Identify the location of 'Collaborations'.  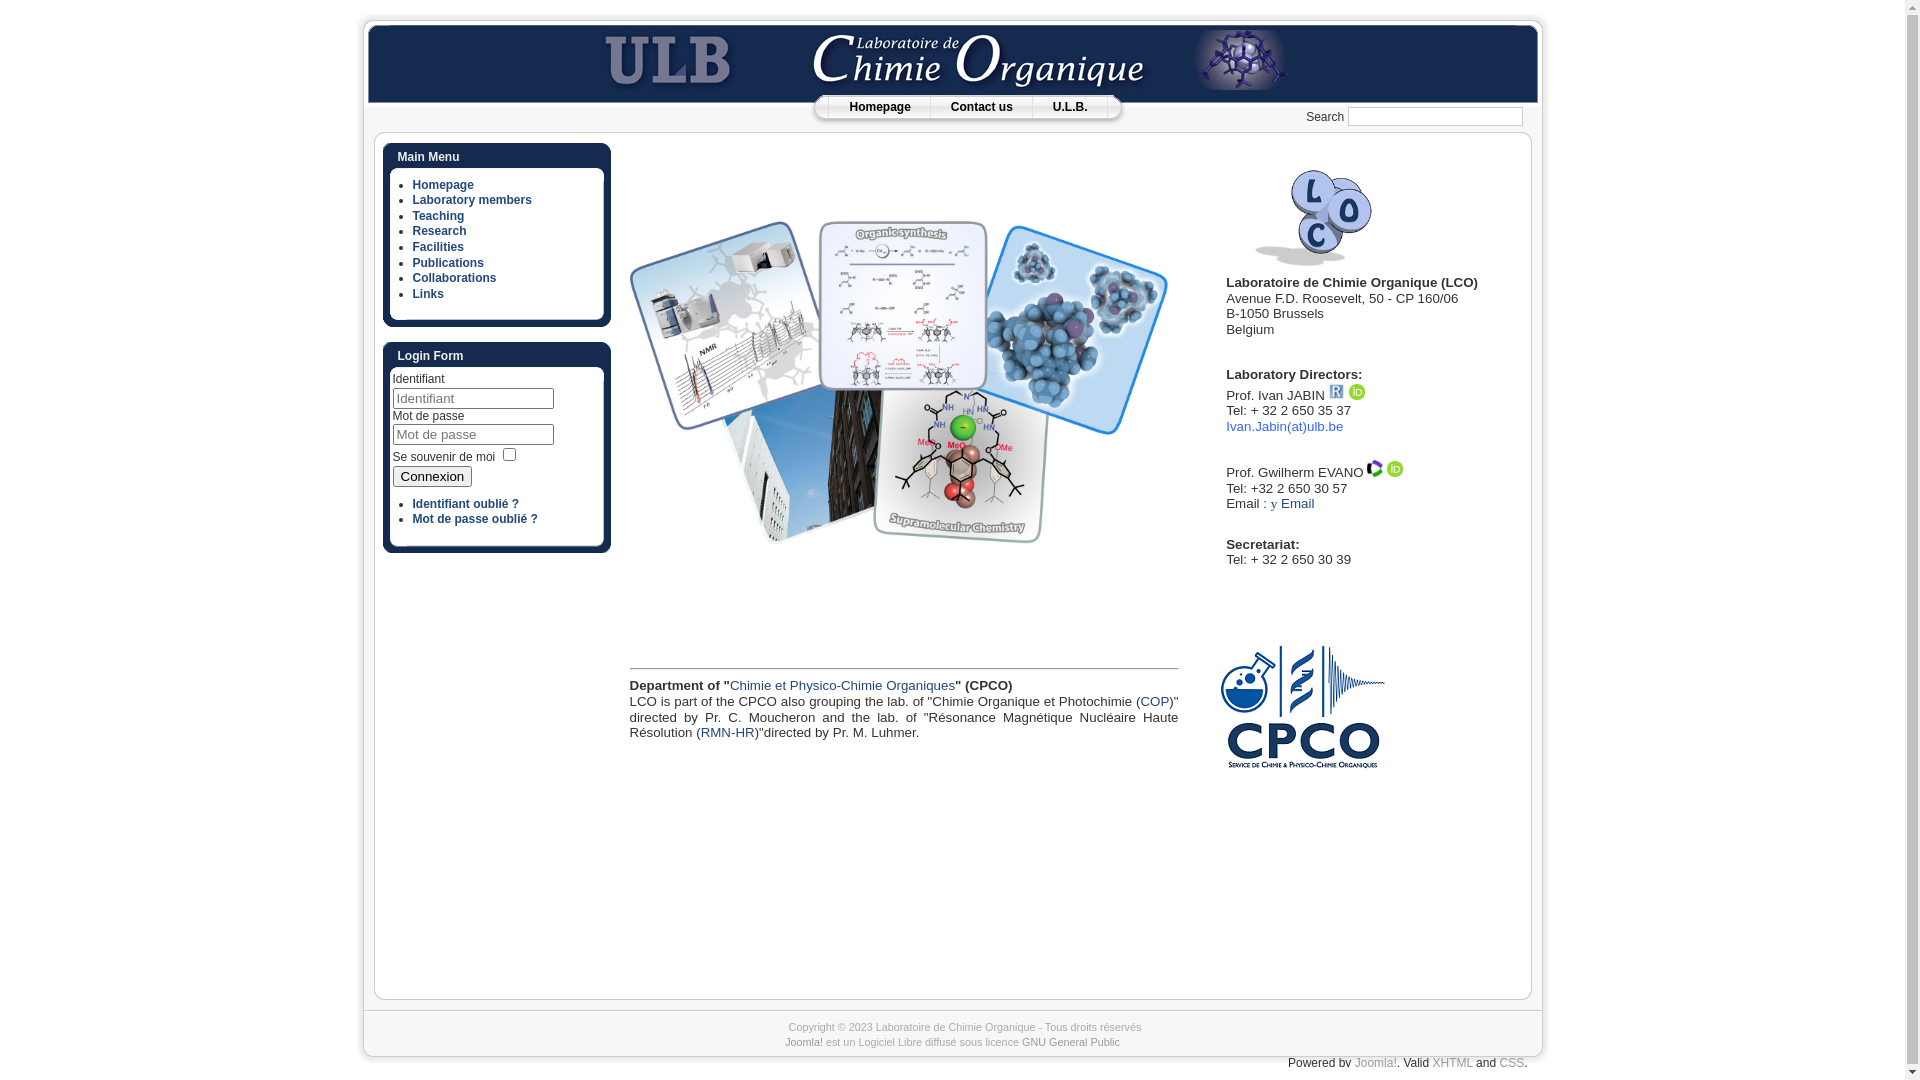
(453, 277).